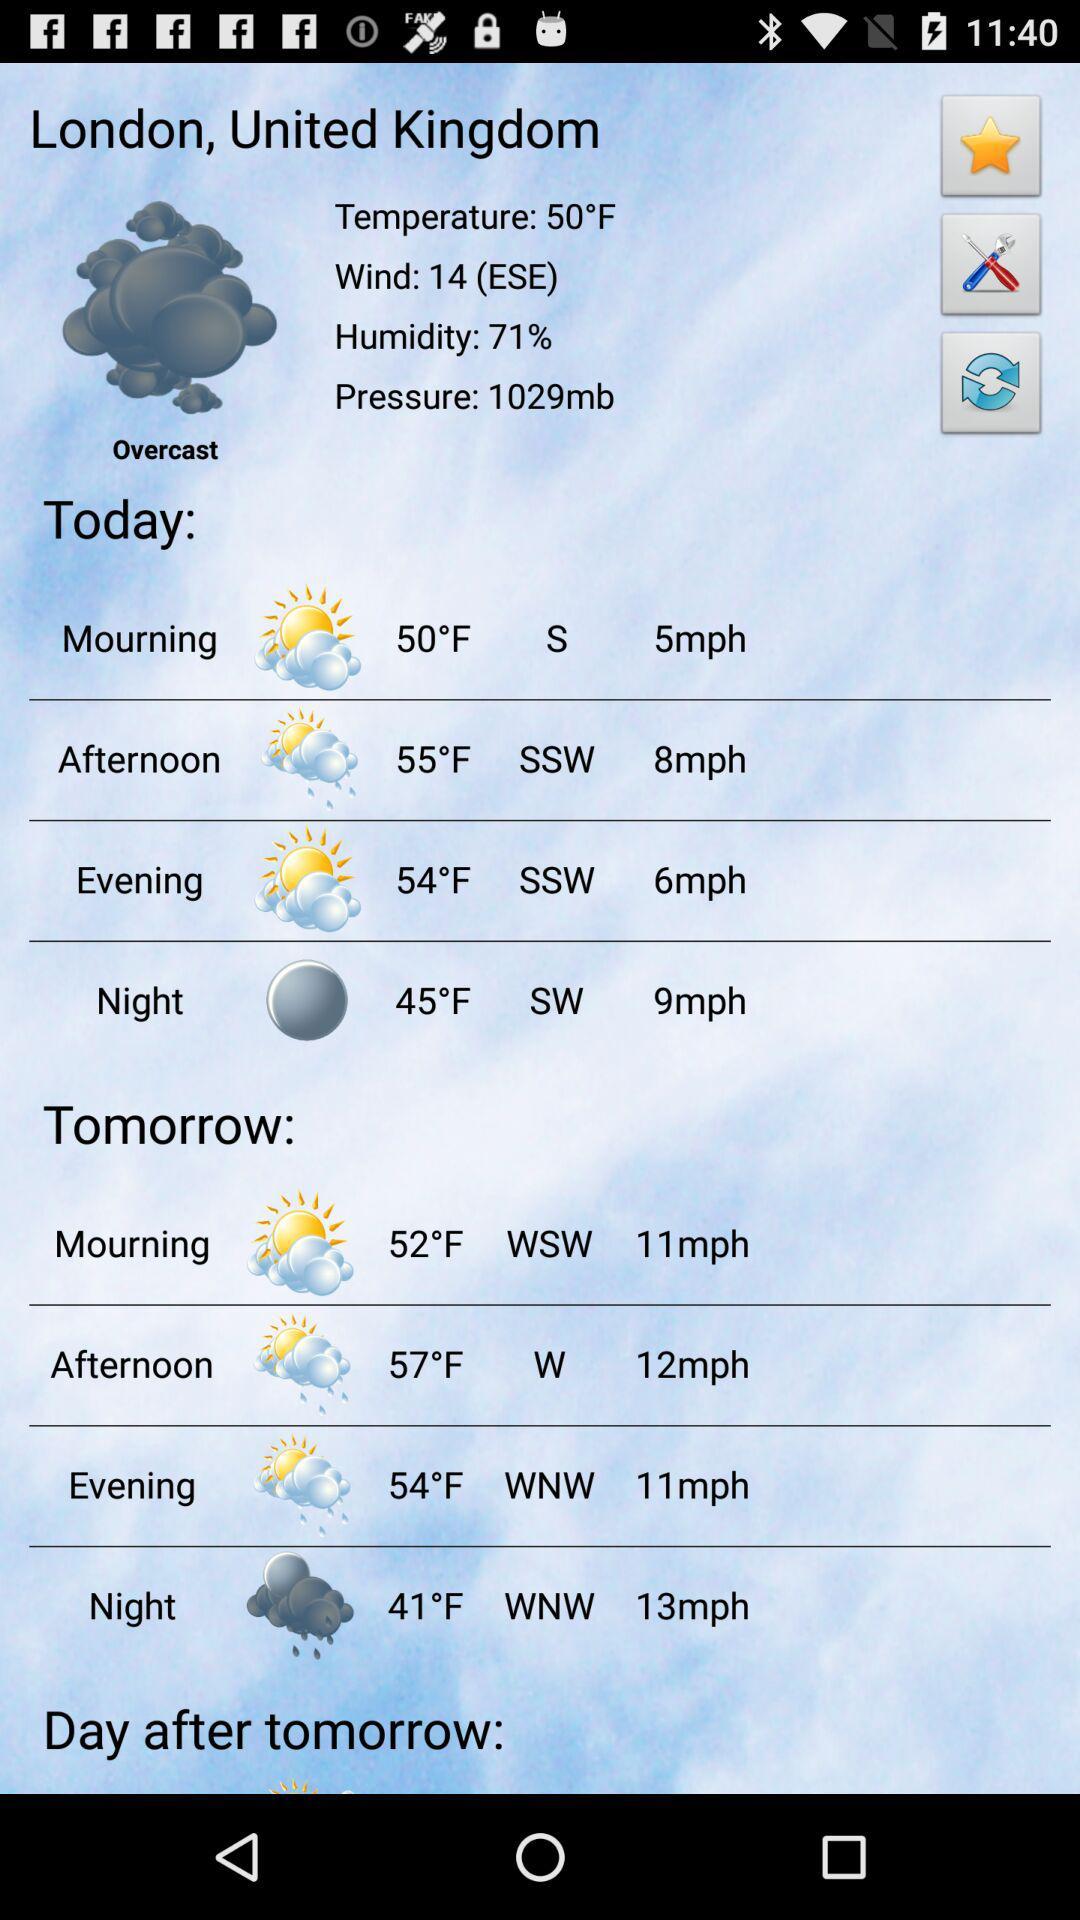 The height and width of the screenshot is (1920, 1080). I want to click on overcast, so click(164, 306).